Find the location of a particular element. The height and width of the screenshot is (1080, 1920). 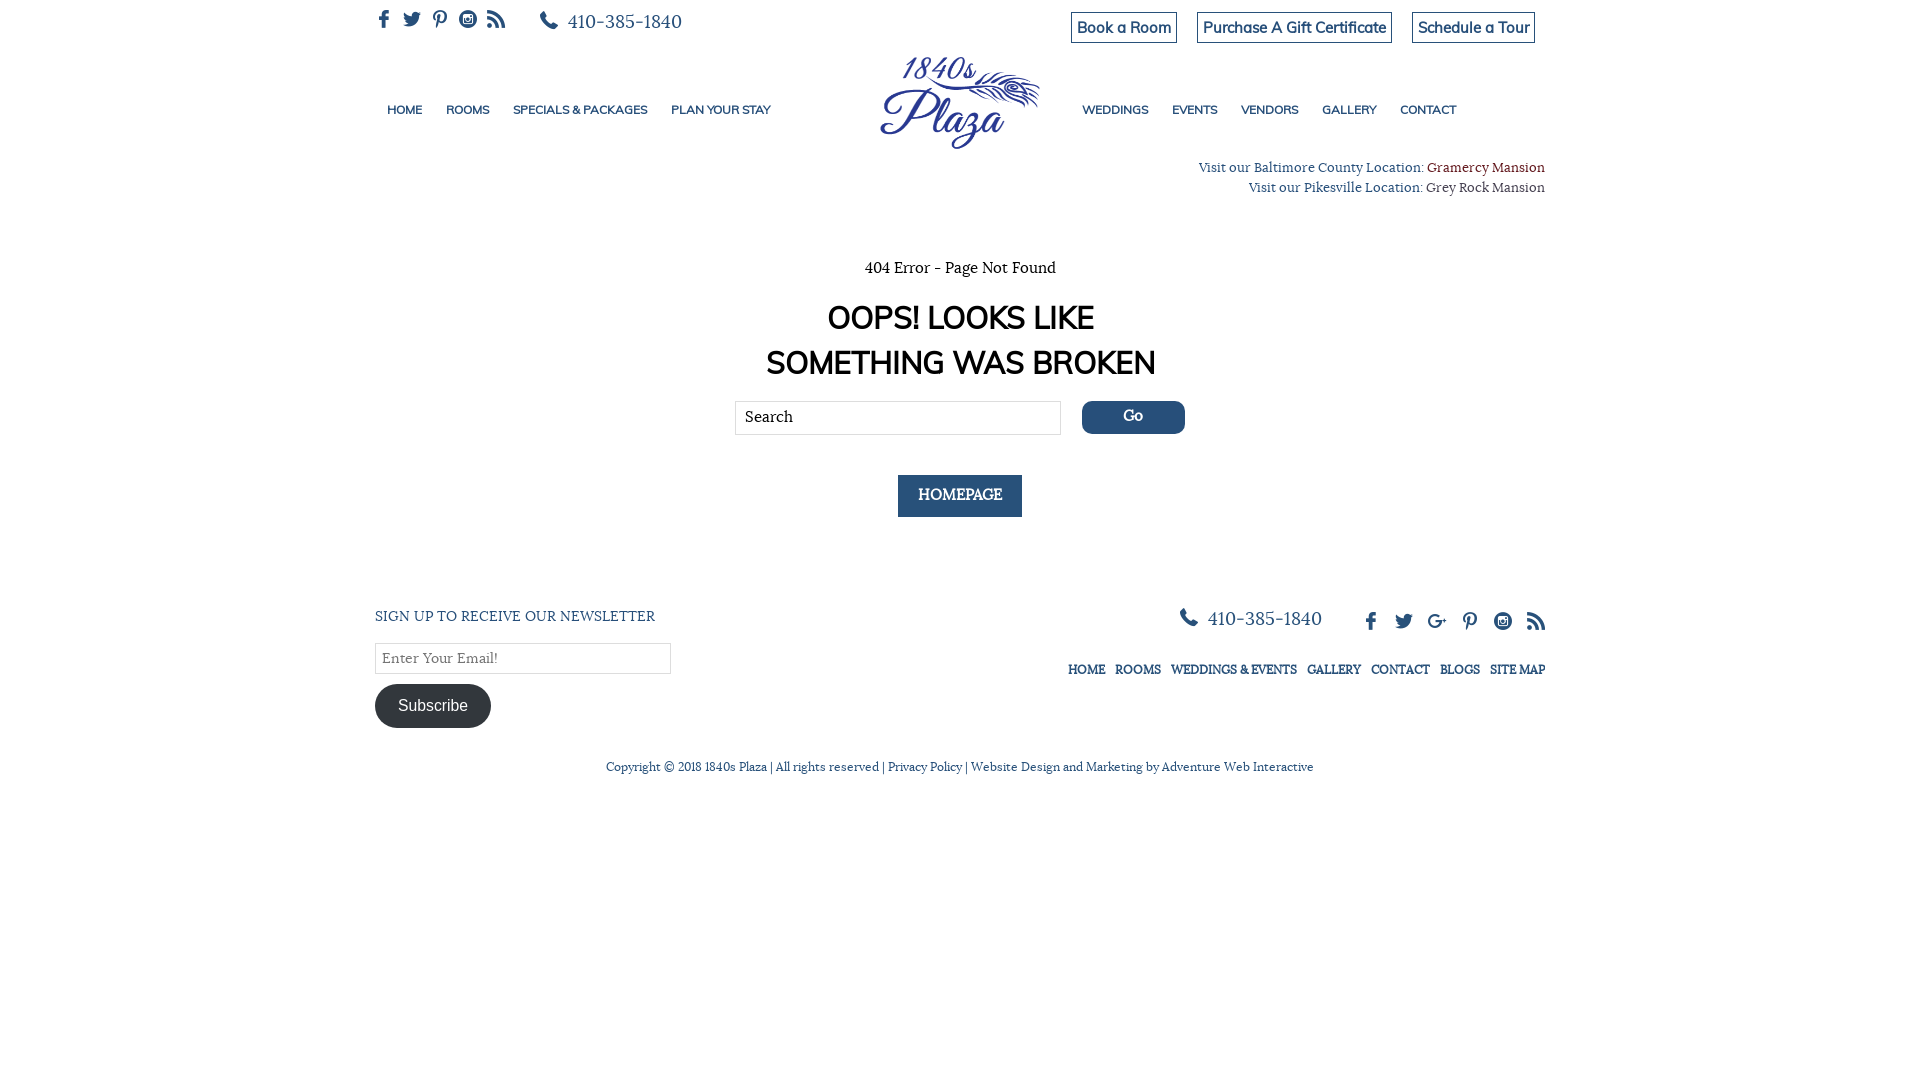

'WEDDINGS & EVENTS' is located at coordinates (1232, 670).